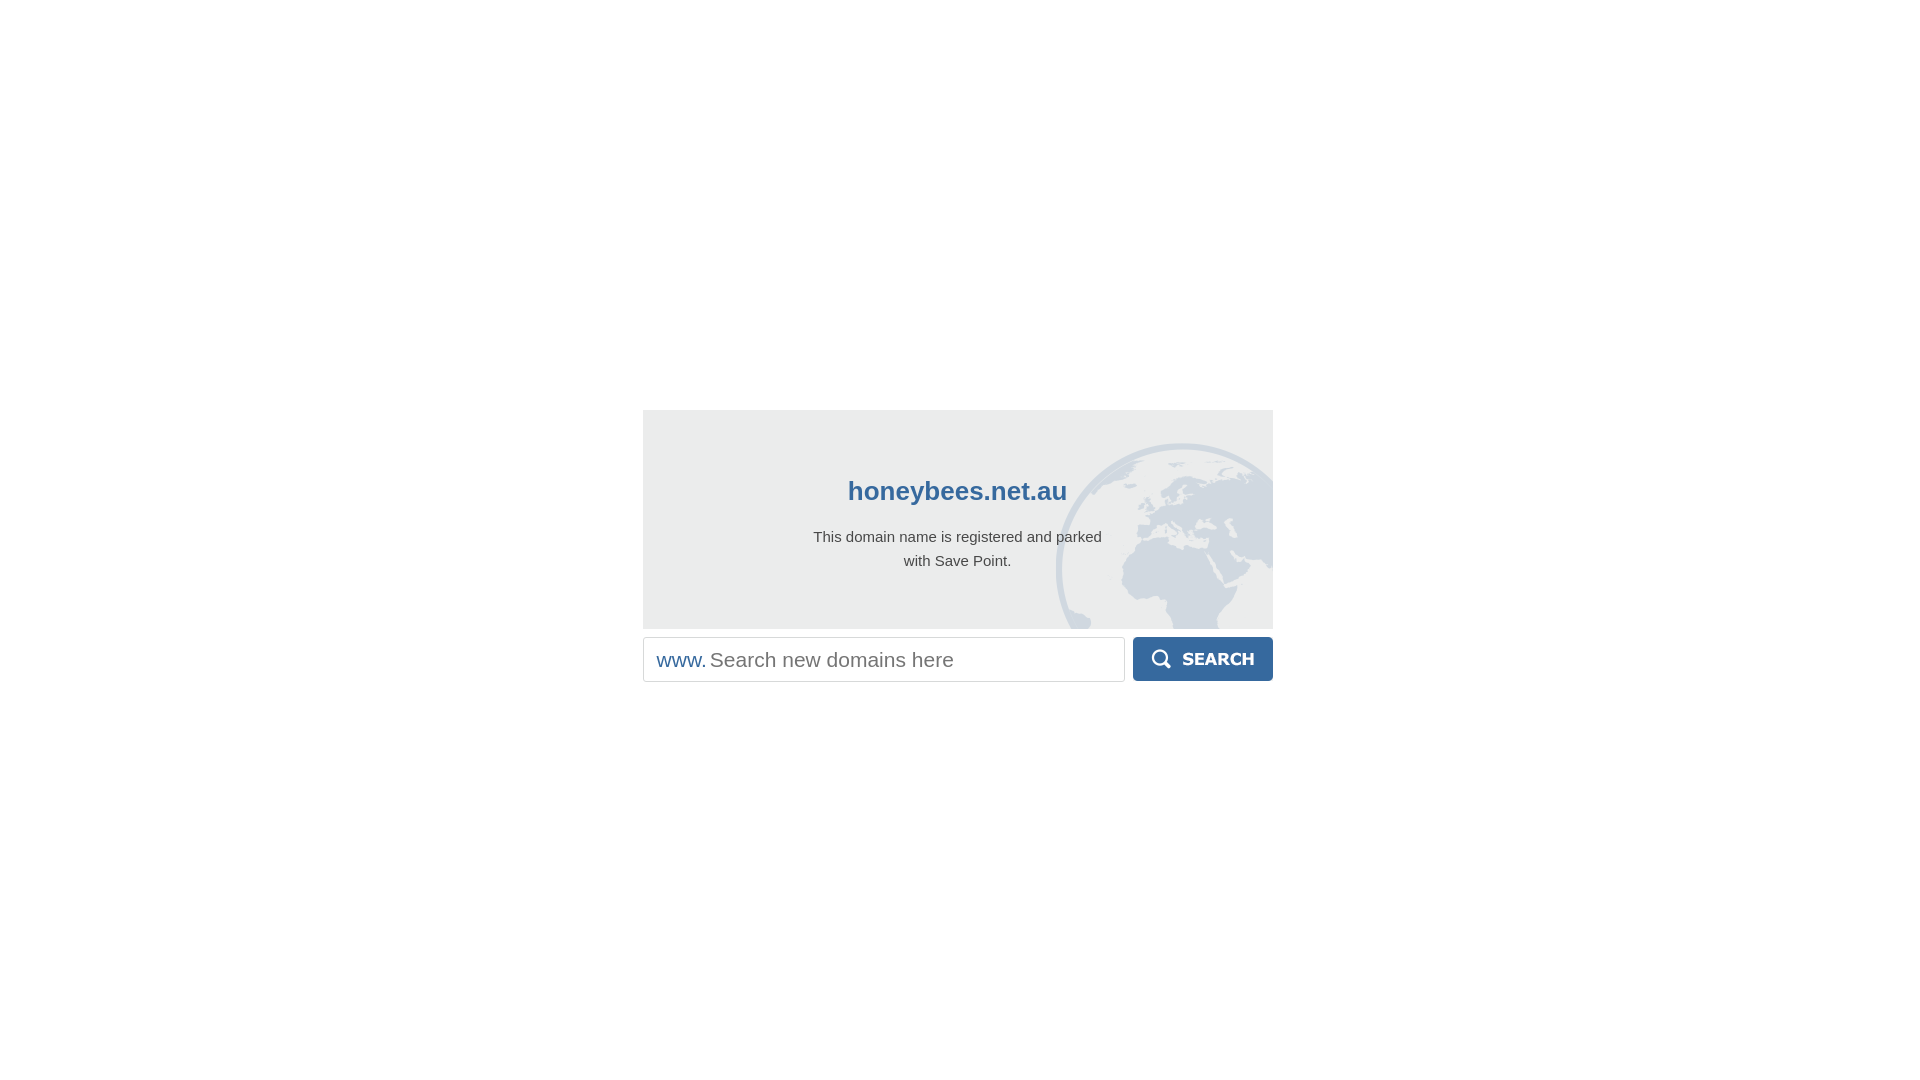  Describe the element at coordinates (1132, 659) in the screenshot. I see `'Search'` at that location.